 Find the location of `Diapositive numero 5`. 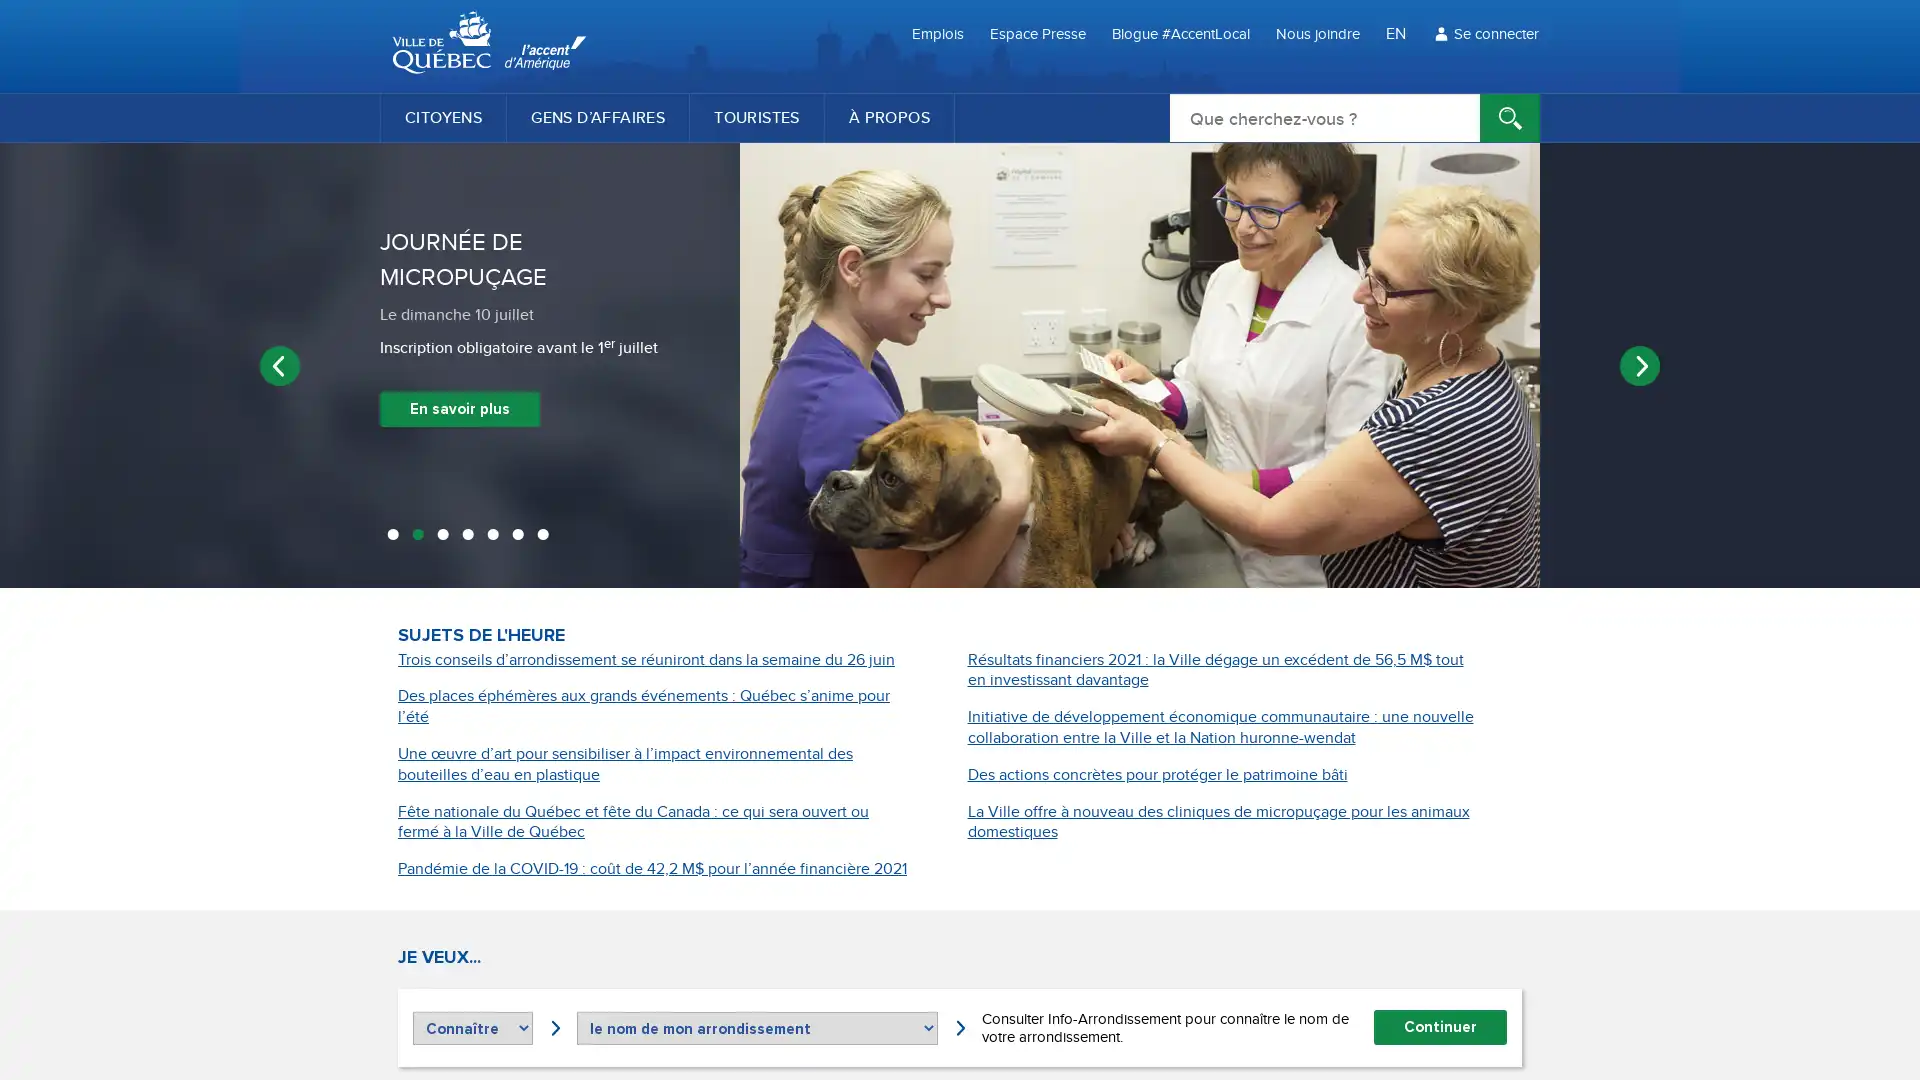

Diapositive numero 5 is located at coordinates (492, 535).